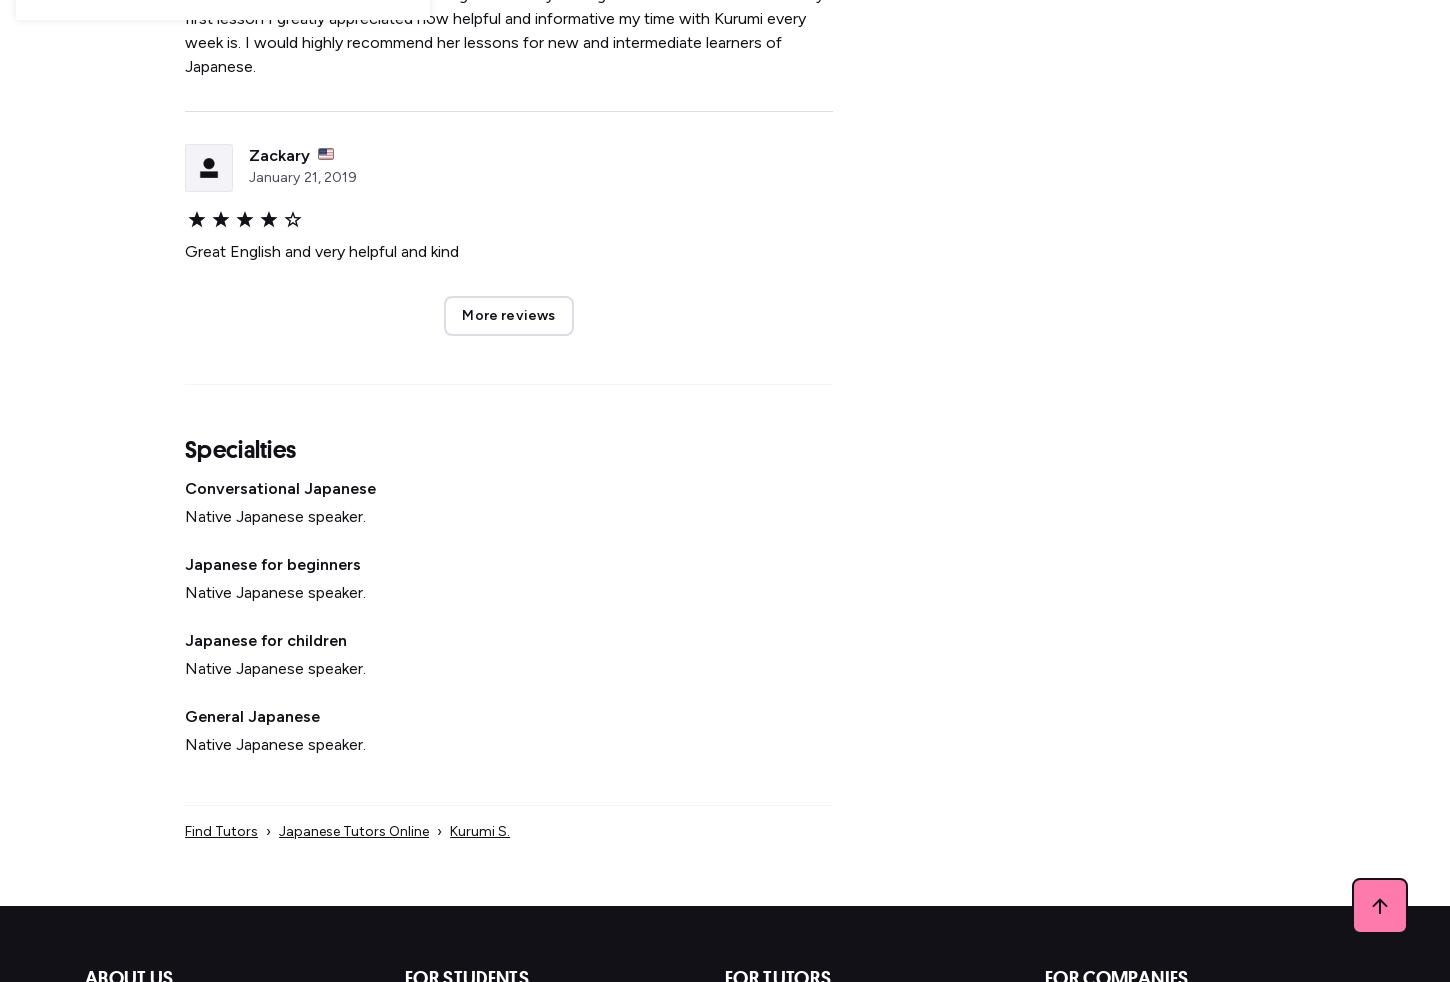 The height and width of the screenshot is (982, 1450). Describe the element at coordinates (280, 488) in the screenshot. I see `'Conversational Japanese'` at that location.